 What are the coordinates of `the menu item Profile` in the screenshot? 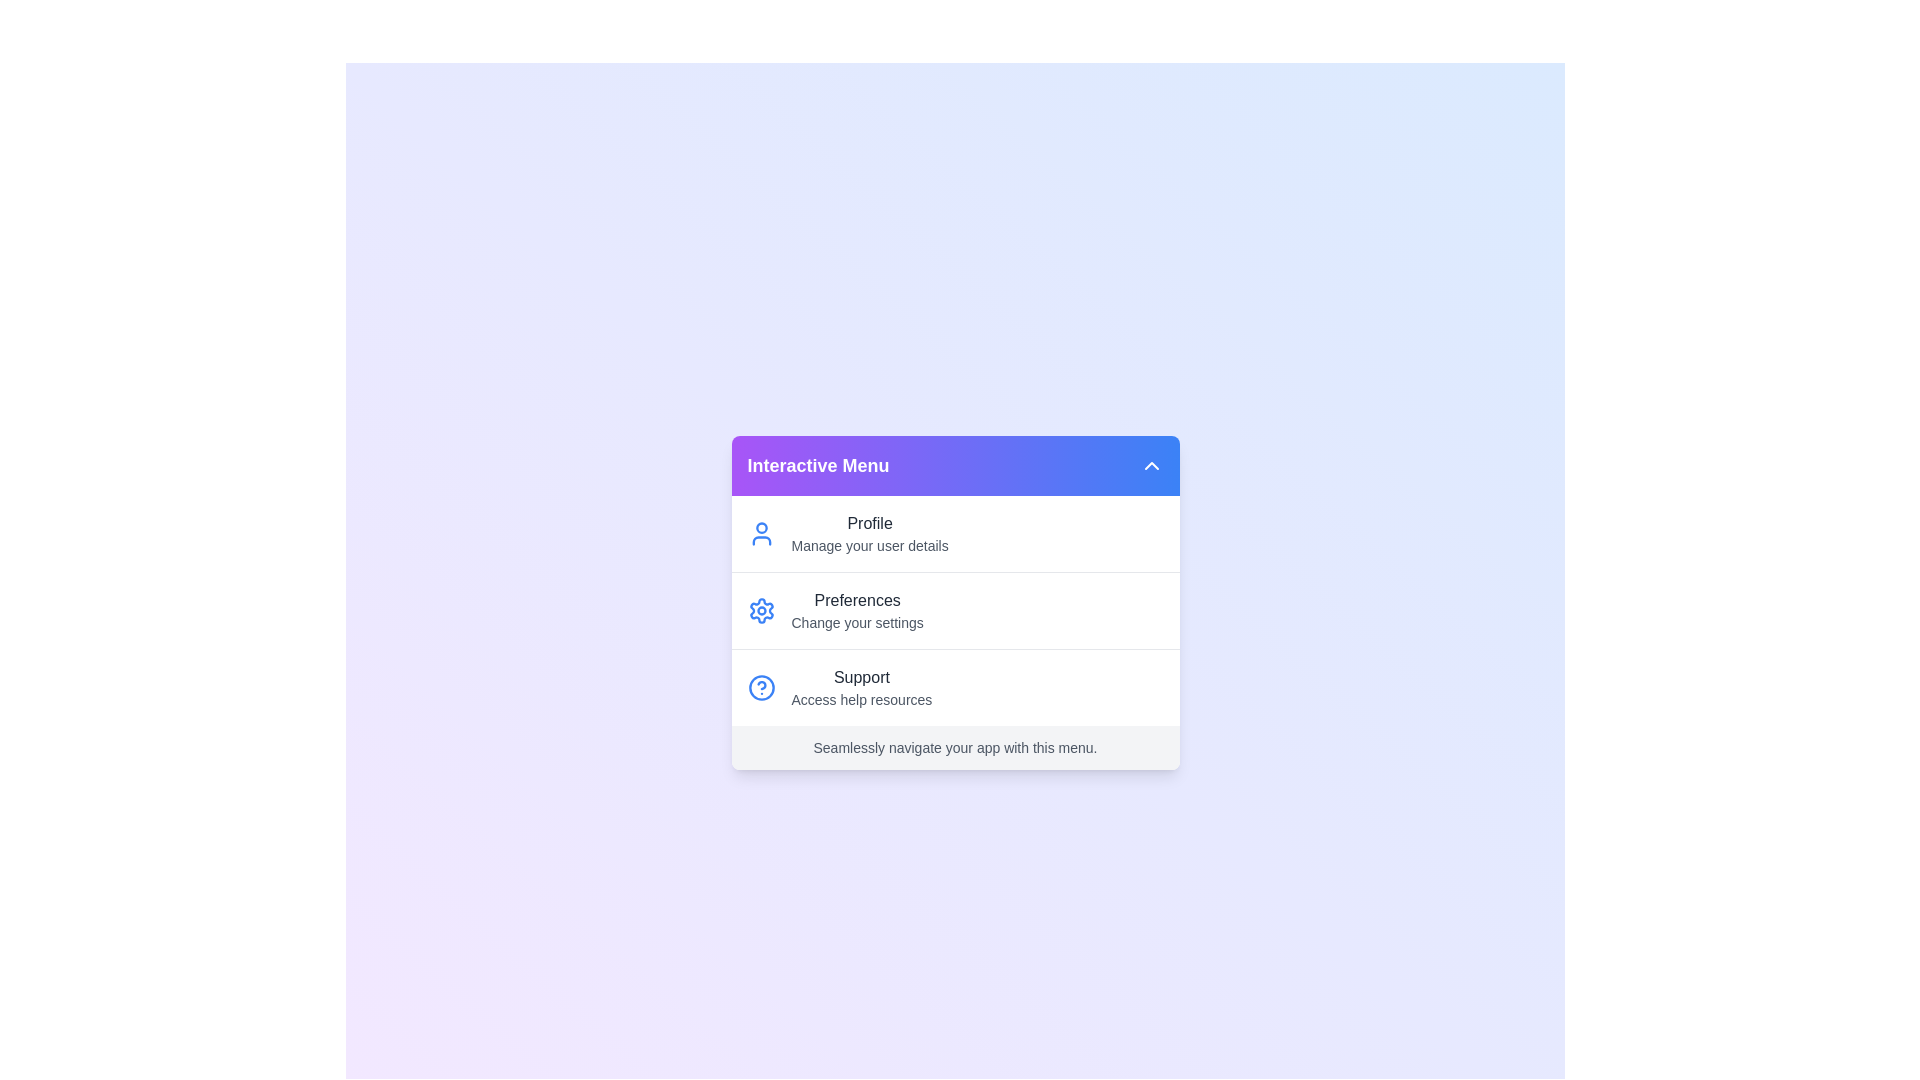 It's located at (954, 532).